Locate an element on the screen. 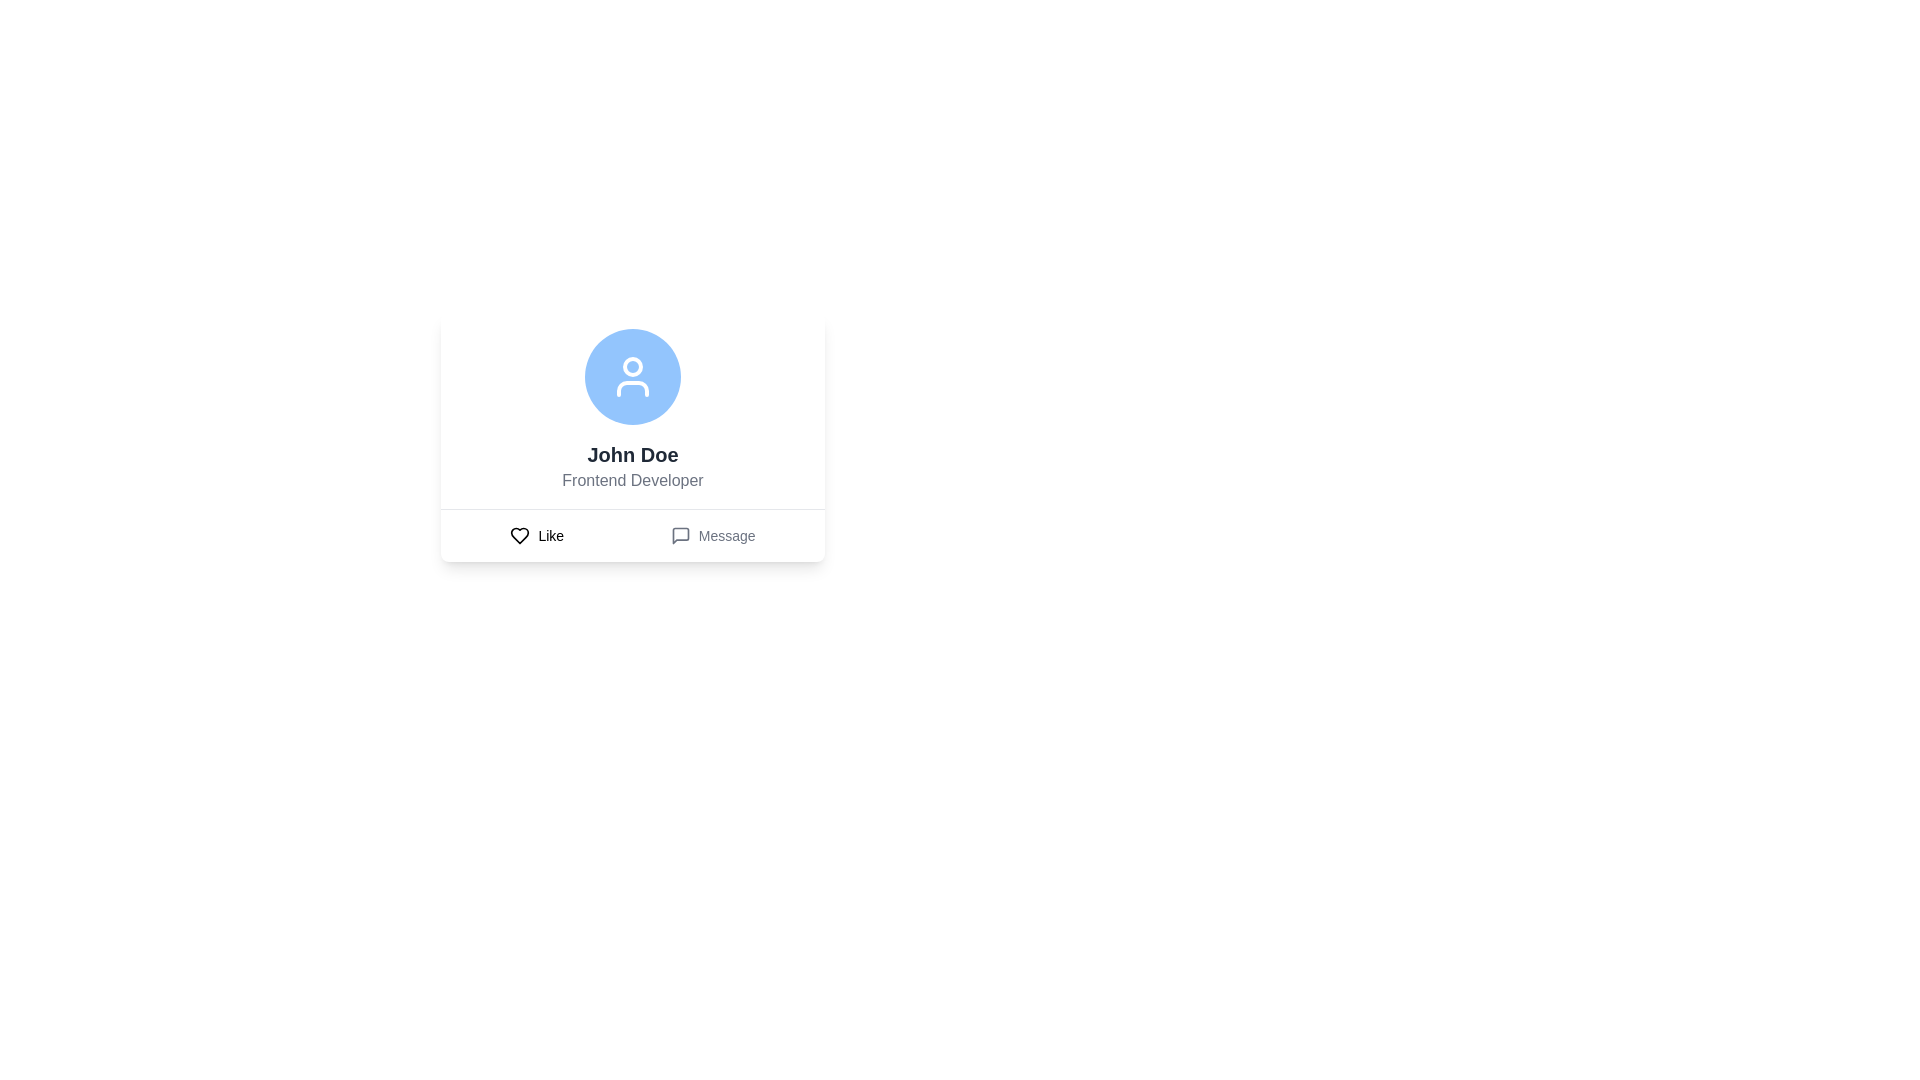  the user profile icon, which is a circular icon located centrally above the text 'John Doe' and 'Frontend Developer' is located at coordinates (632, 377).